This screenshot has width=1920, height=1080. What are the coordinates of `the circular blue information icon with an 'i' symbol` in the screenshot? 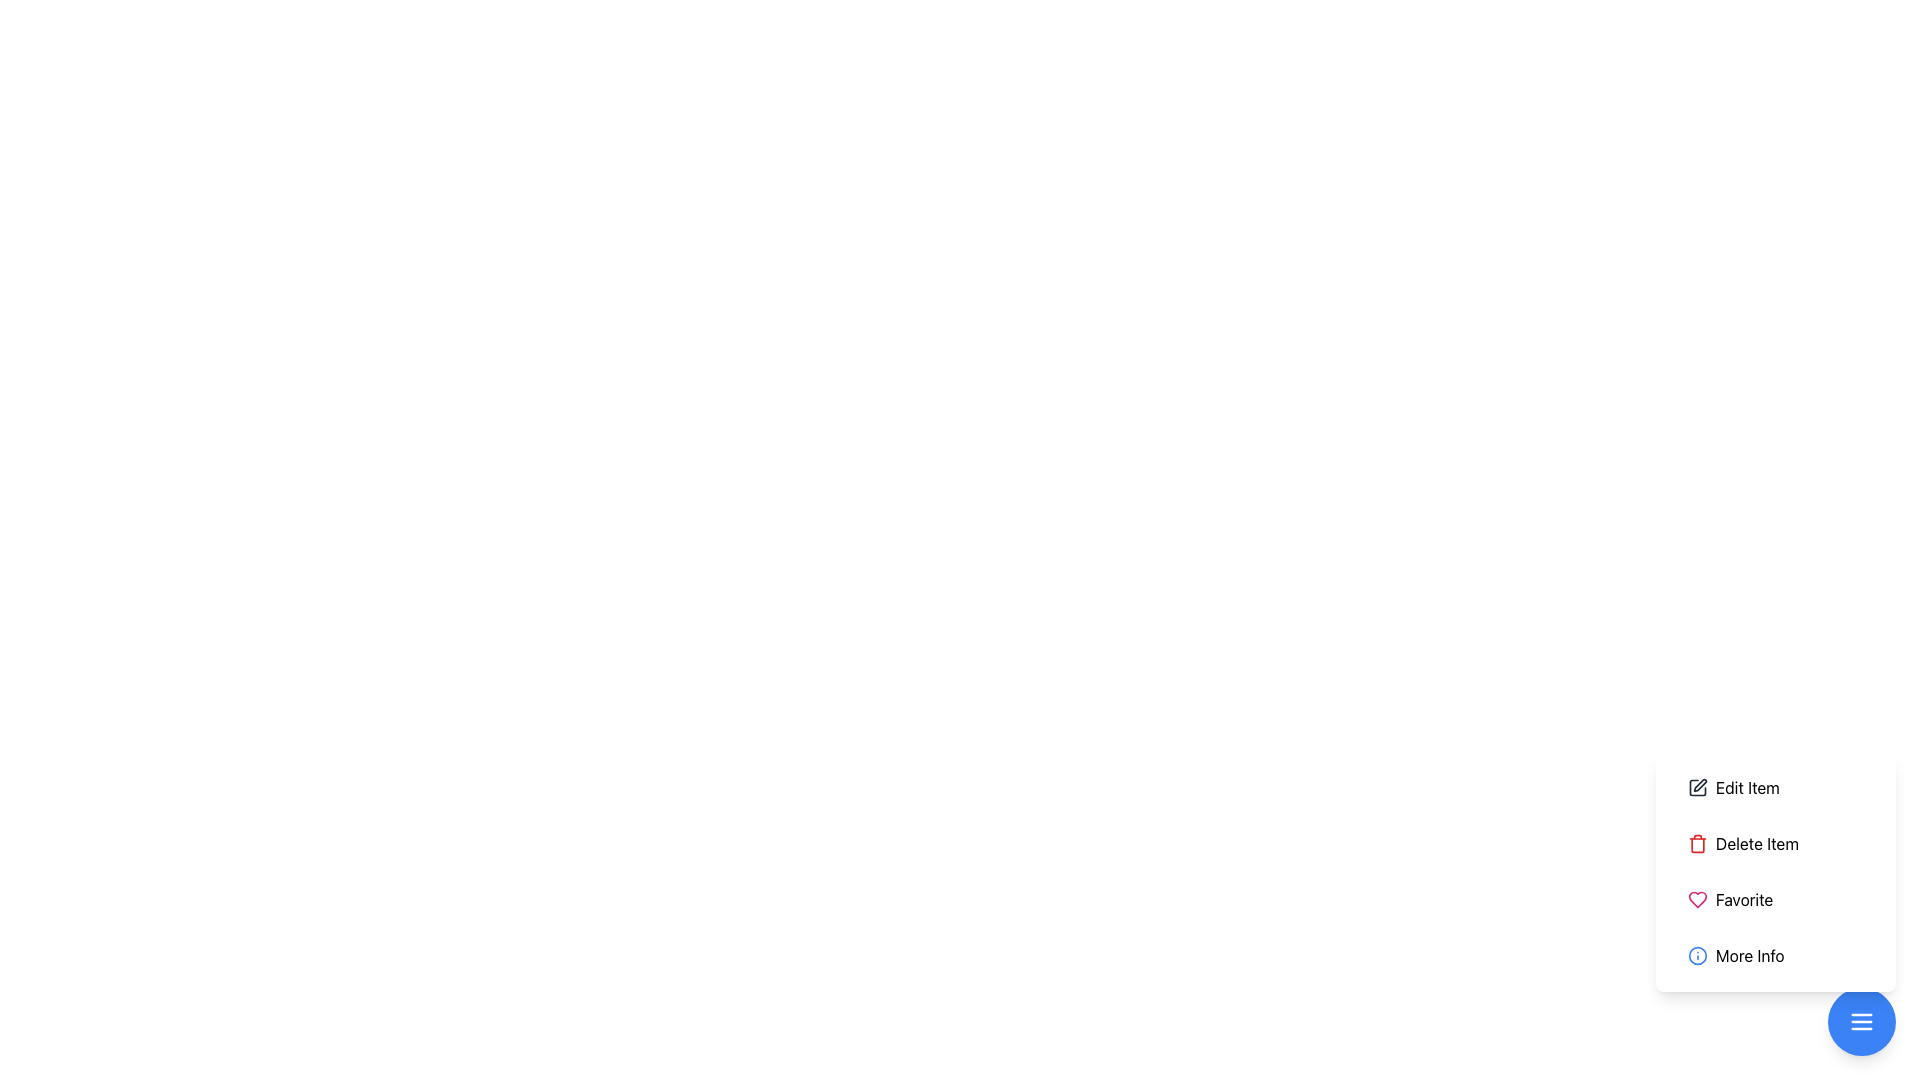 It's located at (1697, 955).